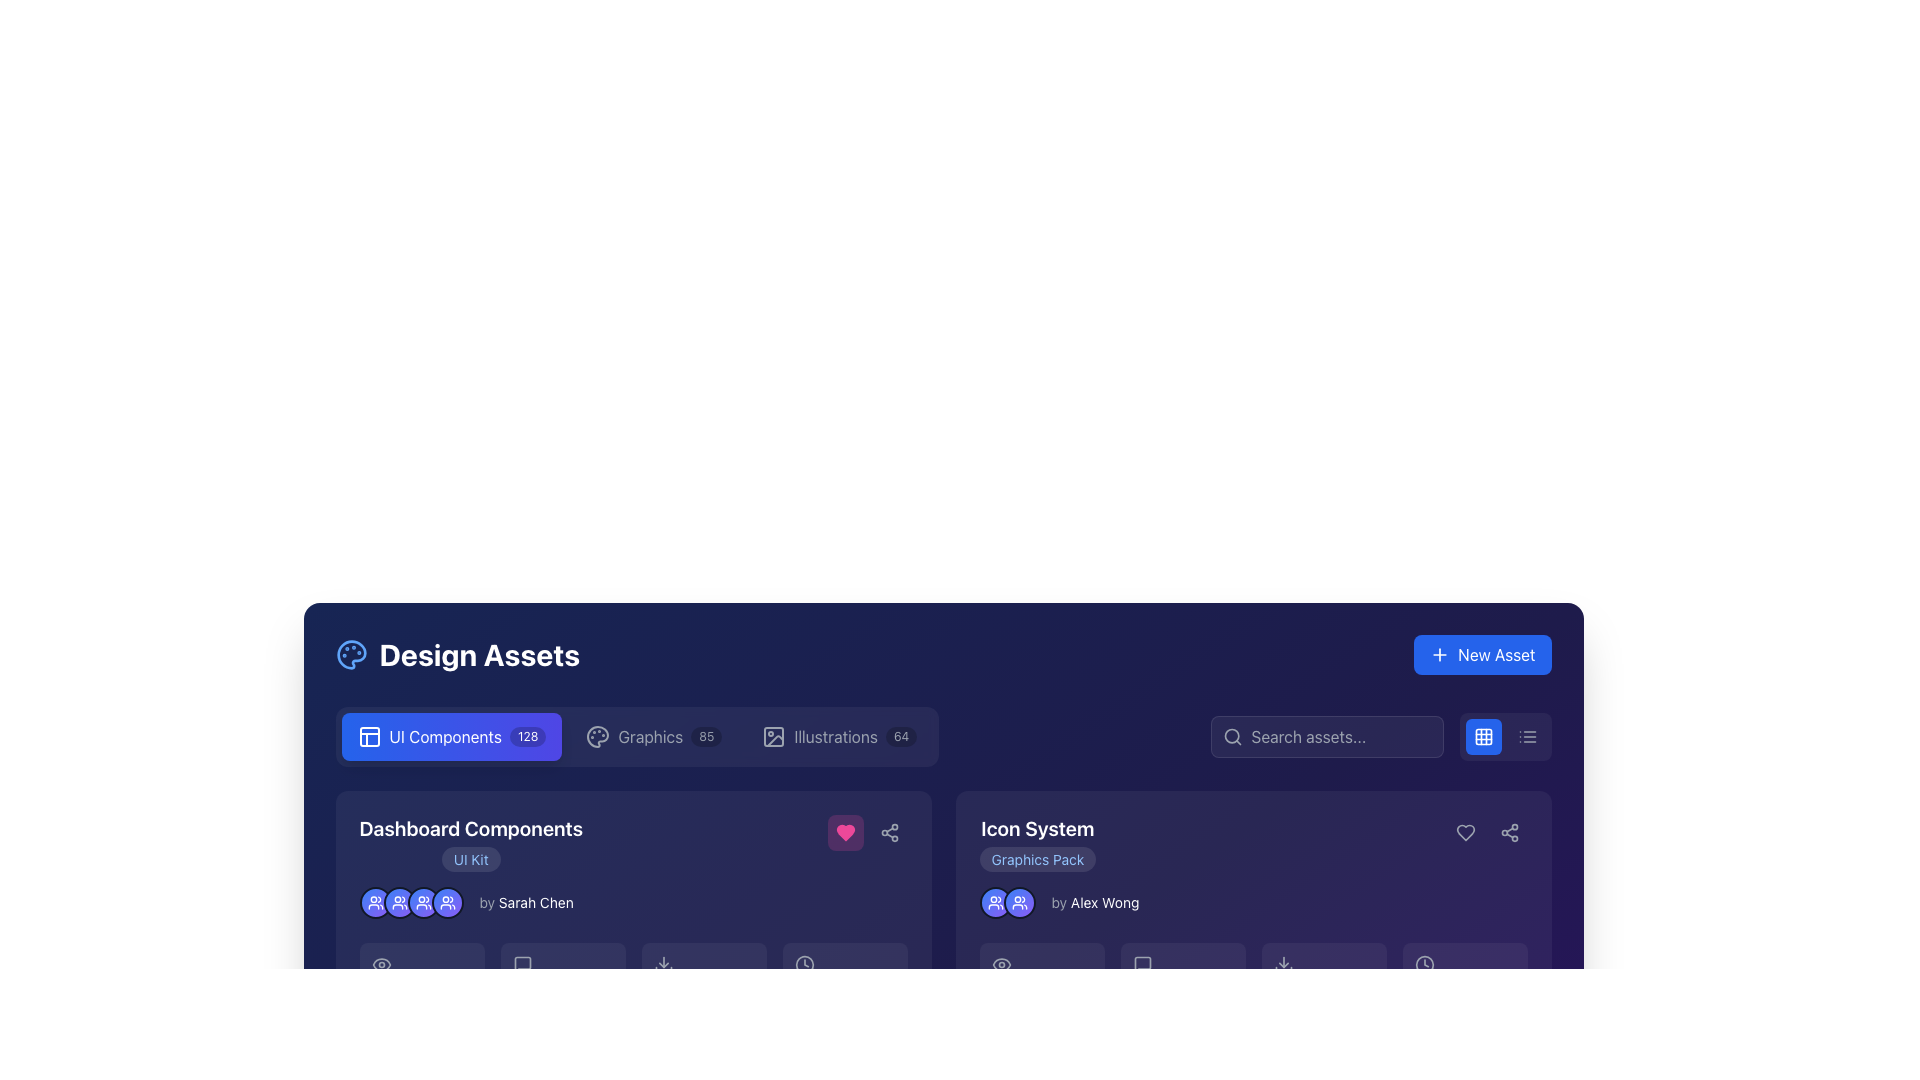 The width and height of the screenshot is (1920, 1080). I want to click on the leftmost interactive button in the upper-right-hand side of the interface to change the view layout to a grid format, so click(1483, 736).